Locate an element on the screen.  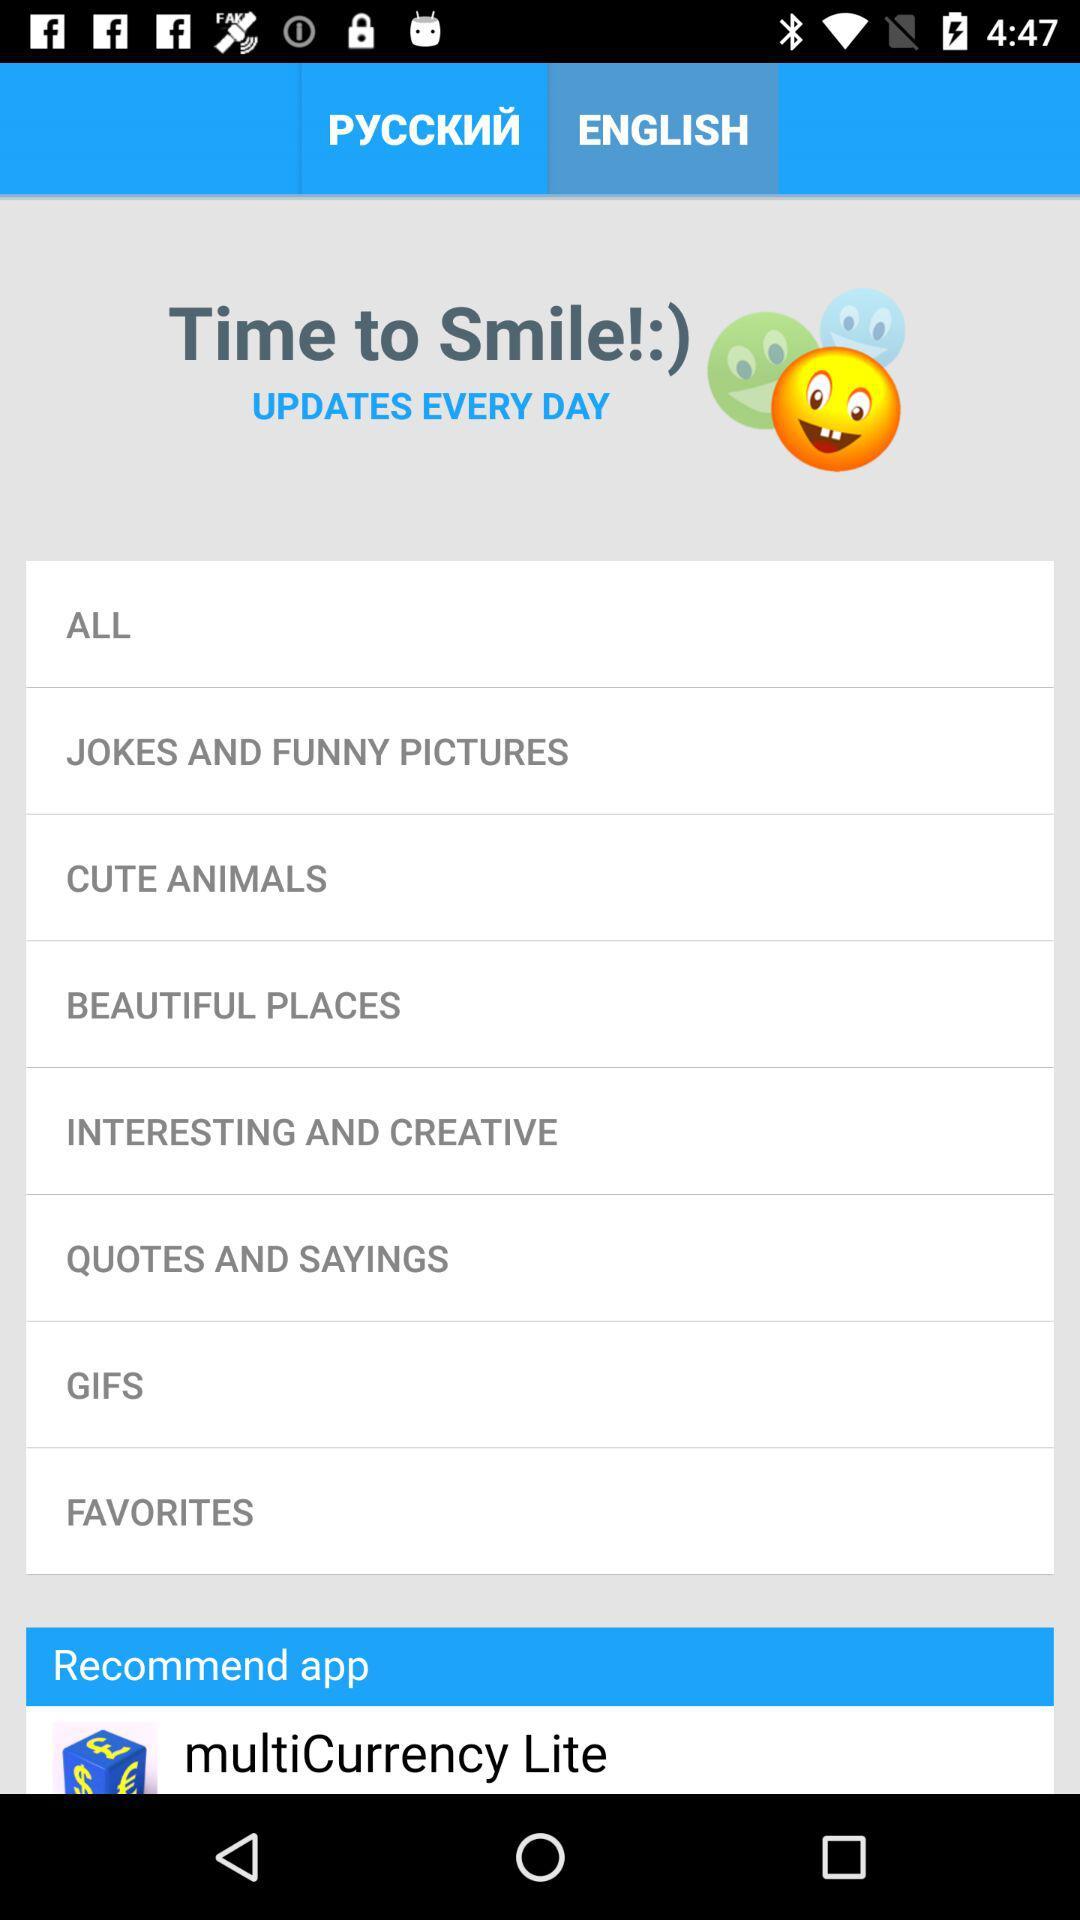
jokes and funny is located at coordinates (540, 749).